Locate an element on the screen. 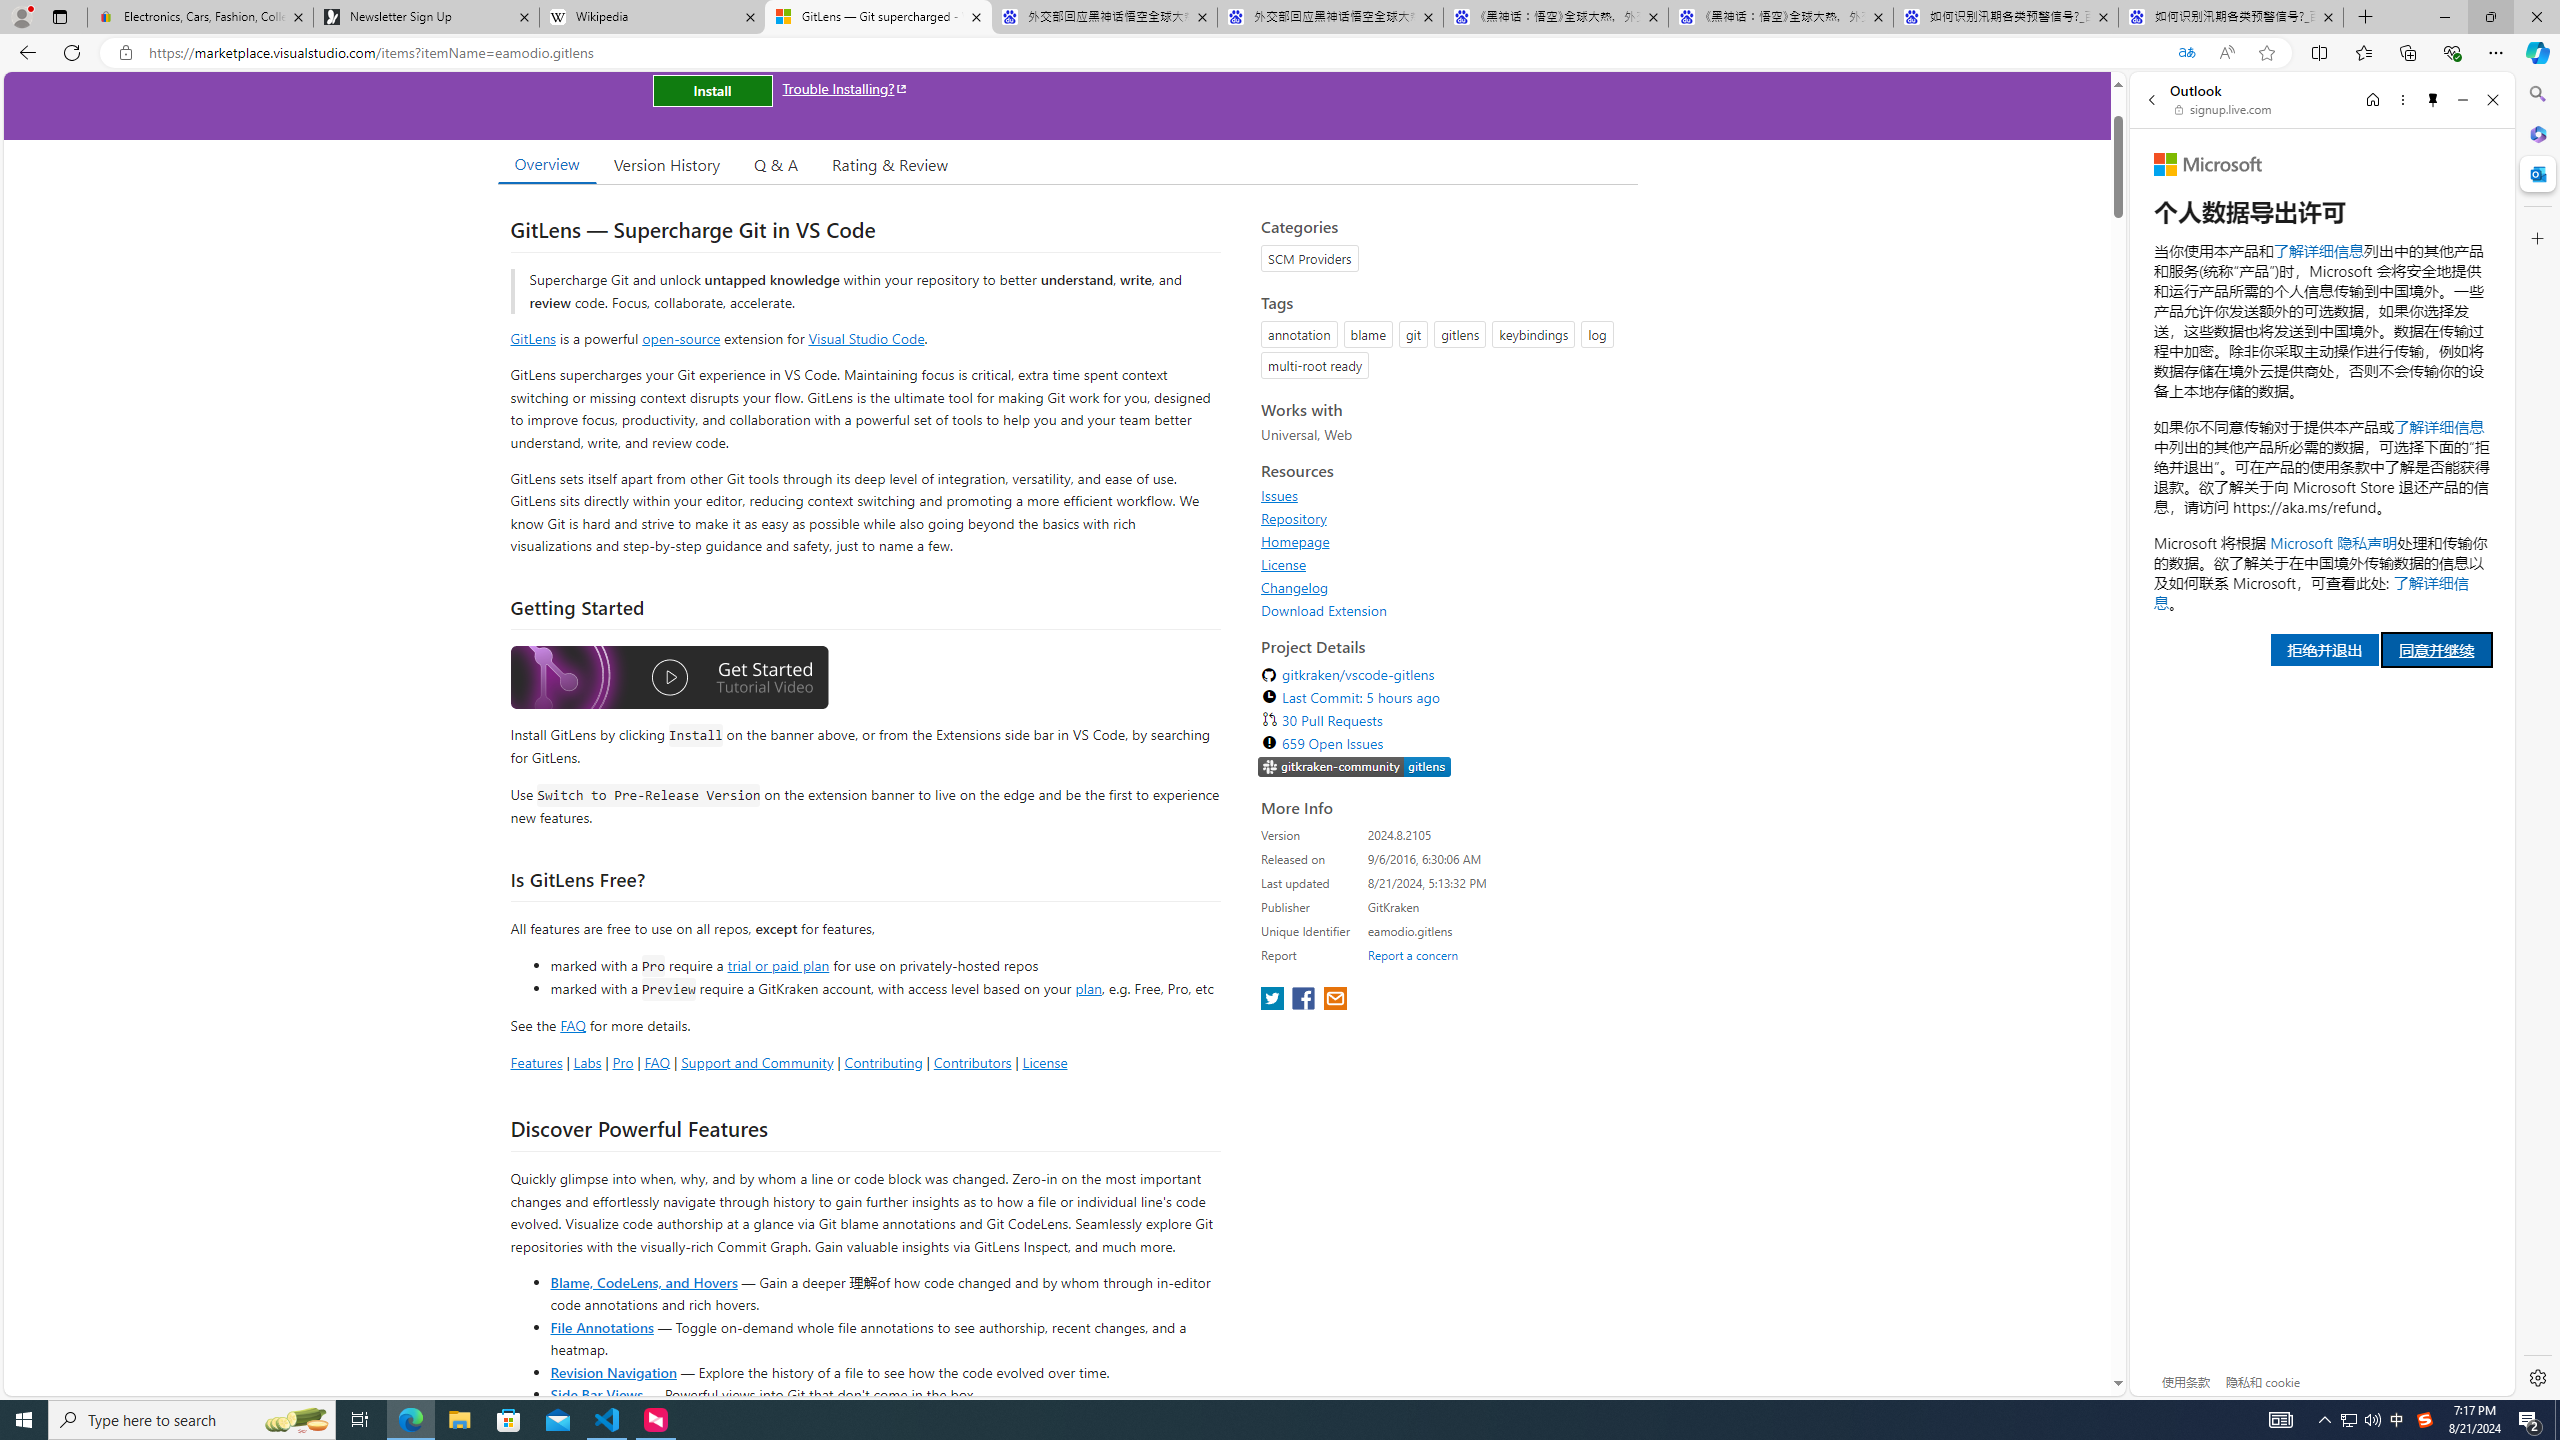 This screenshot has height=1440, width=2560. 'Blame, CodeLens, and Hovers' is located at coordinates (643, 1280).